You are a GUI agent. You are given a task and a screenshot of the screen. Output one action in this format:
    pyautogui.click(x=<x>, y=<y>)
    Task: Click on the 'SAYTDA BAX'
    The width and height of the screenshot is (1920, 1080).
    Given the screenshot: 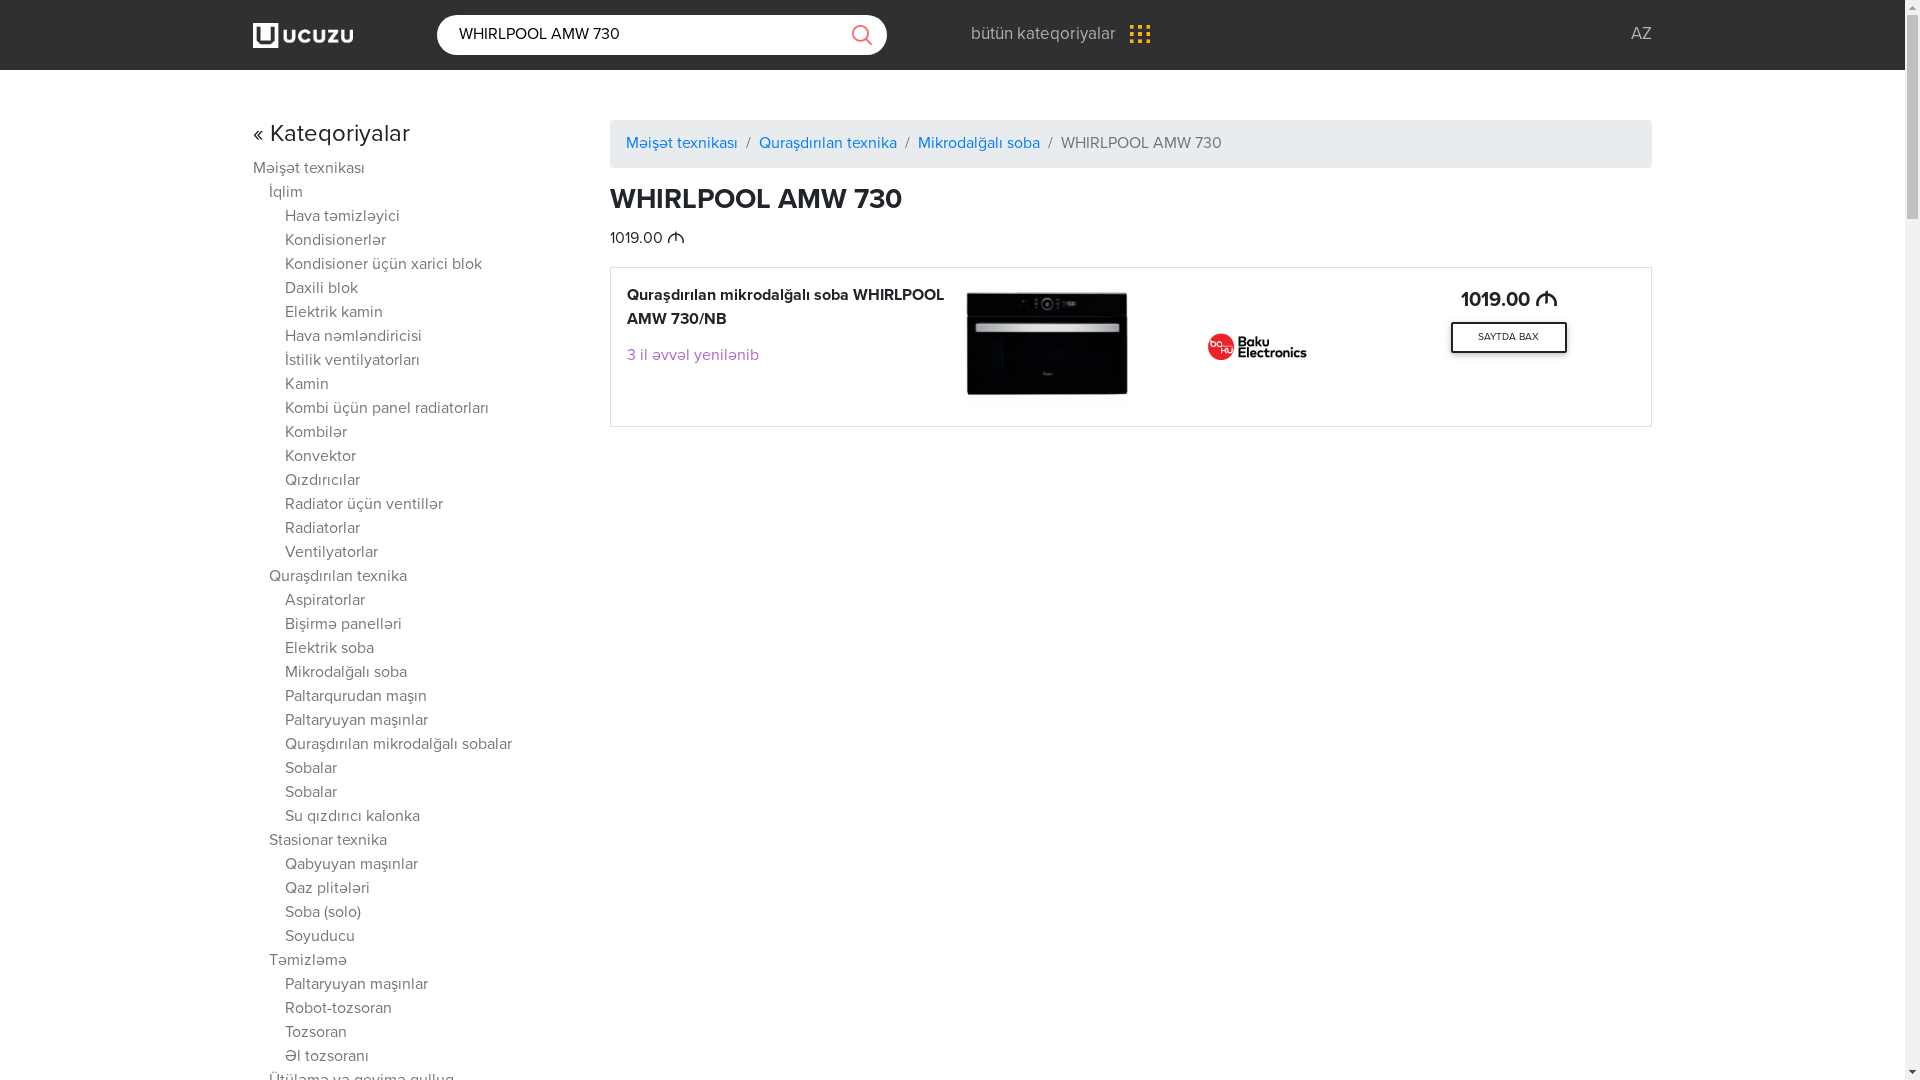 What is the action you would take?
    pyautogui.click(x=1508, y=337)
    